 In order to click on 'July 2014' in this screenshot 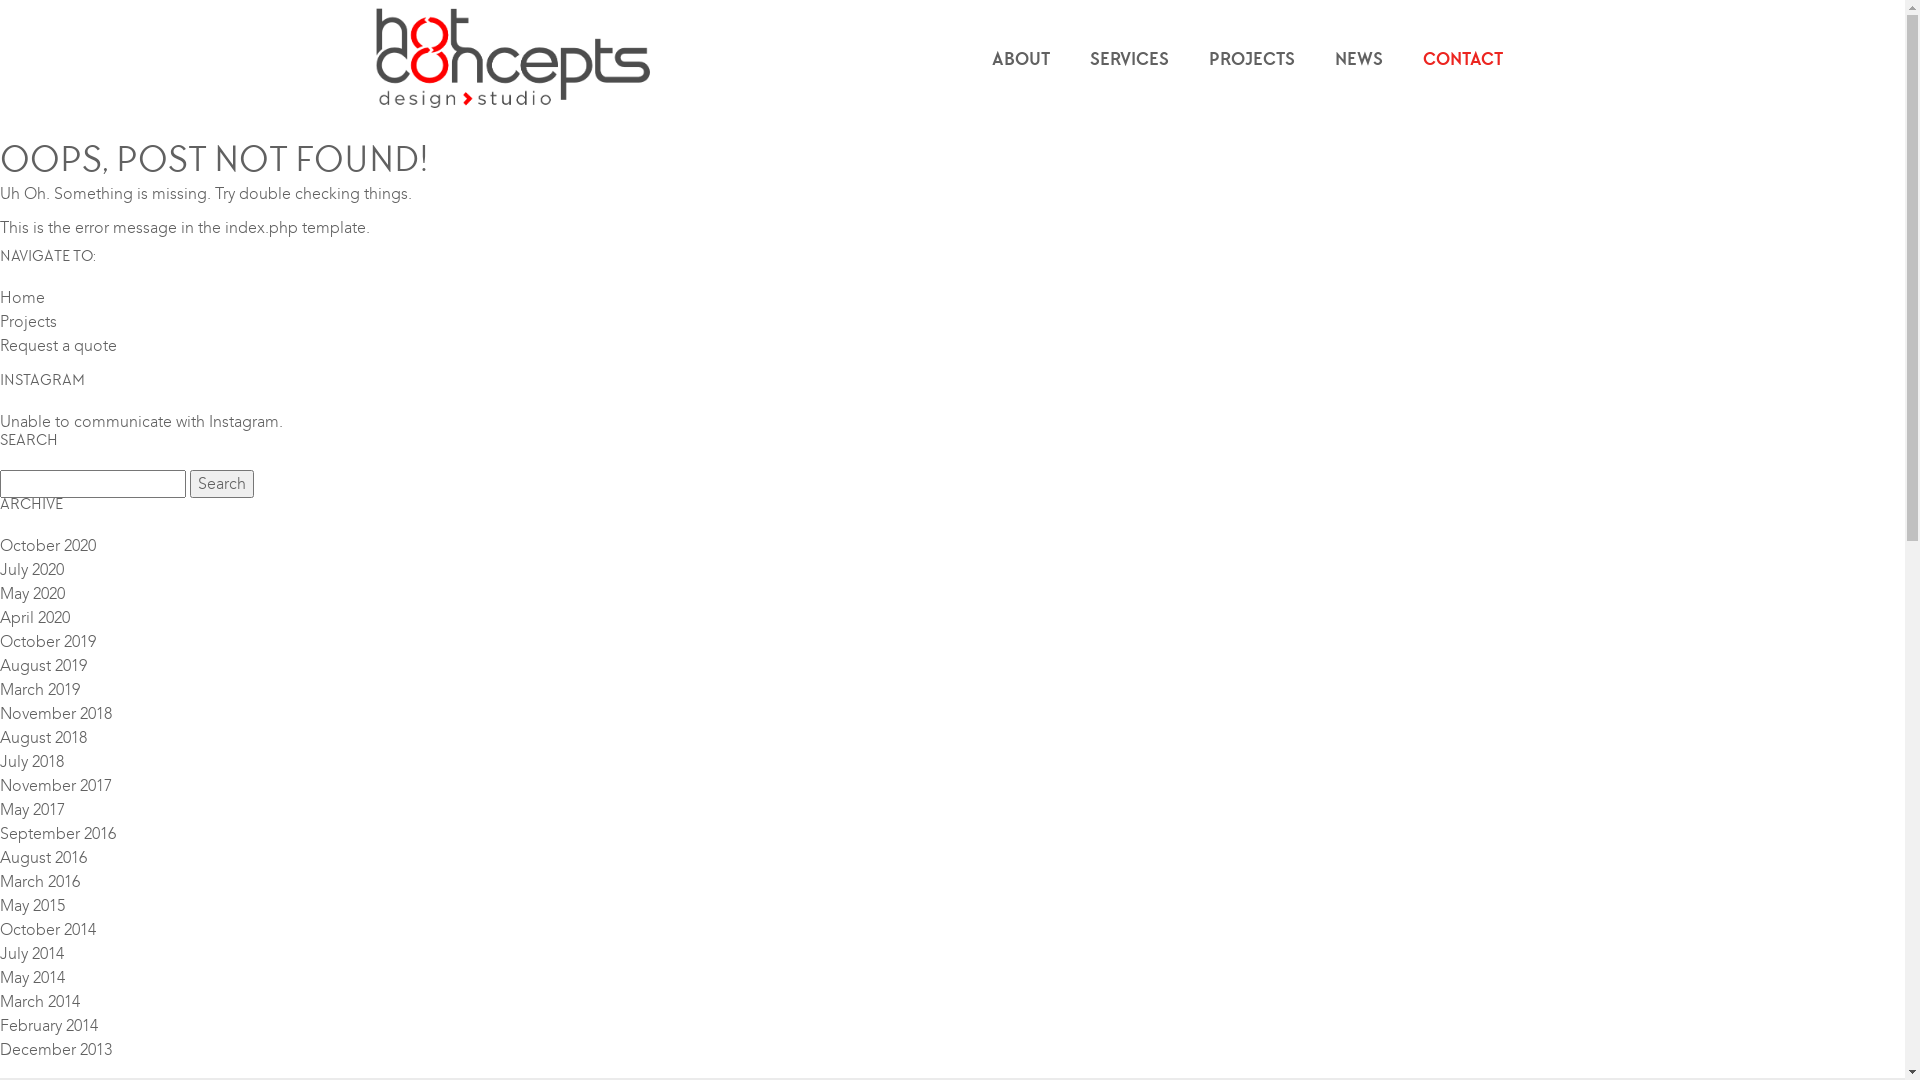, I will do `click(0, 952)`.